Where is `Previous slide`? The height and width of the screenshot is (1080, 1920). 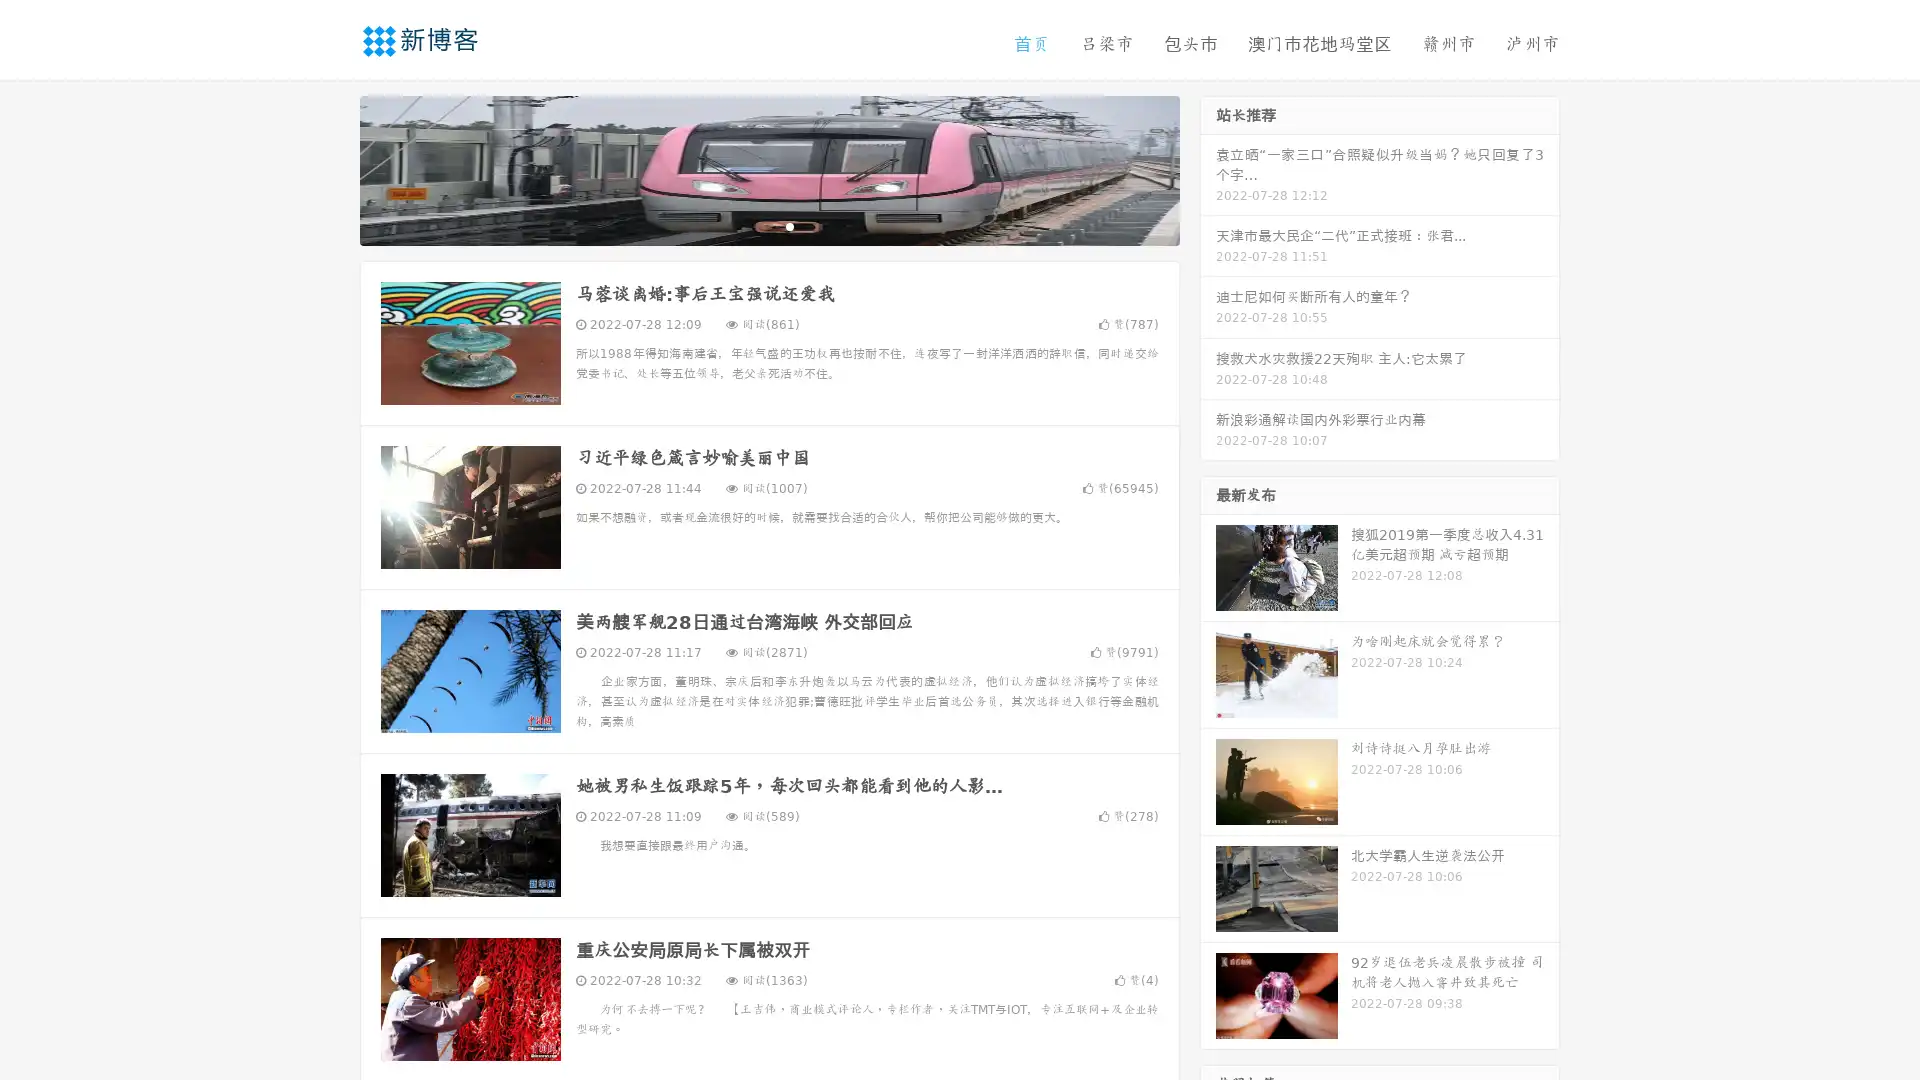
Previous slide is located at coordinates (330, 168).